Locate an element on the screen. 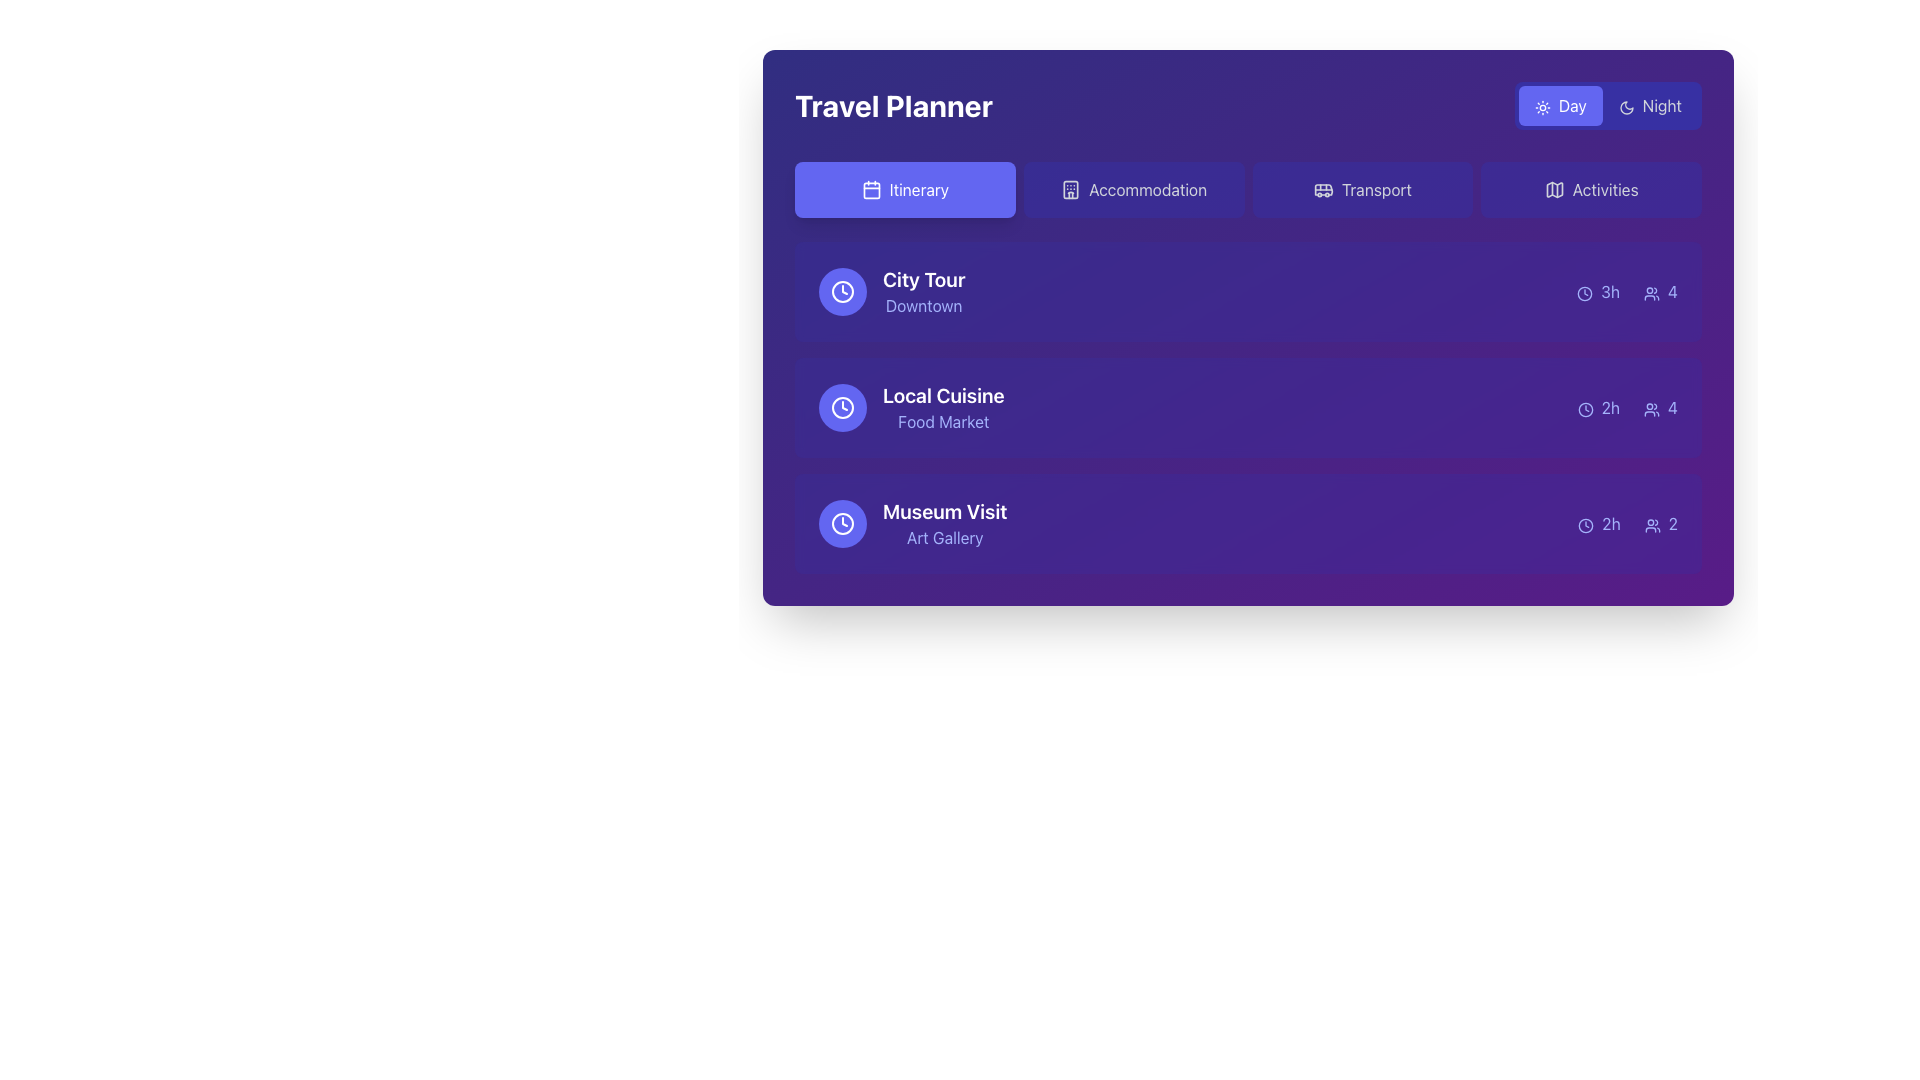  the 'Local Cuisine' text label, which is displayed in white on a purple background, to emphasize or reveal additional information is located at coordinates (942, 396).